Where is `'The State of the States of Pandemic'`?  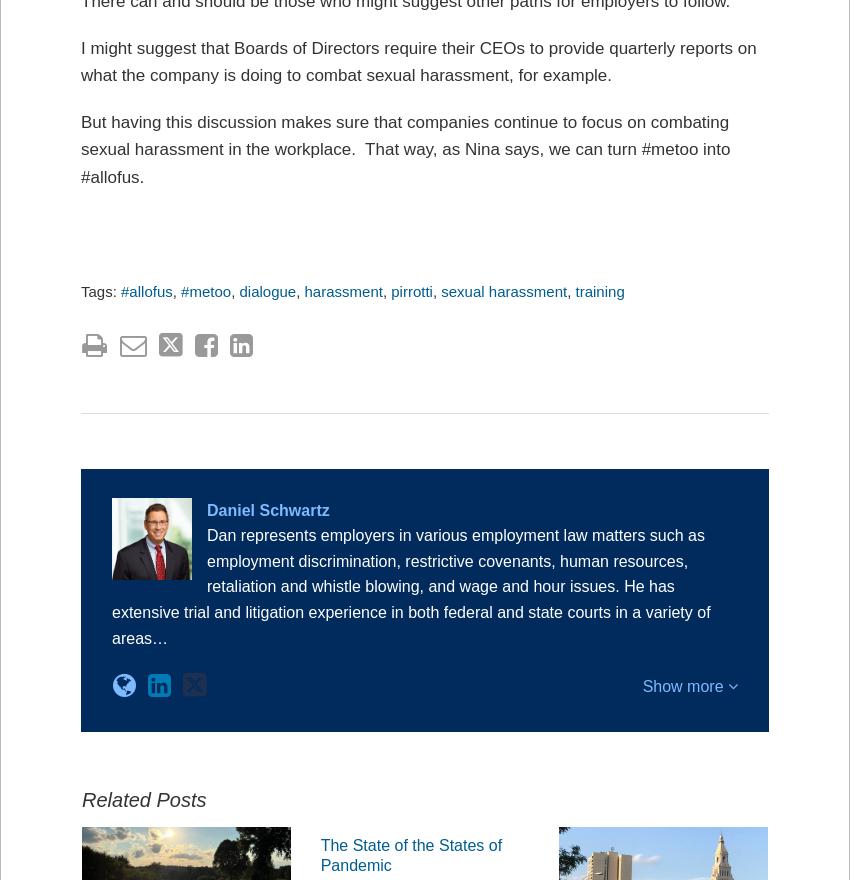 'The State of the States of Pandemic' is located at coordinates (410, 855).